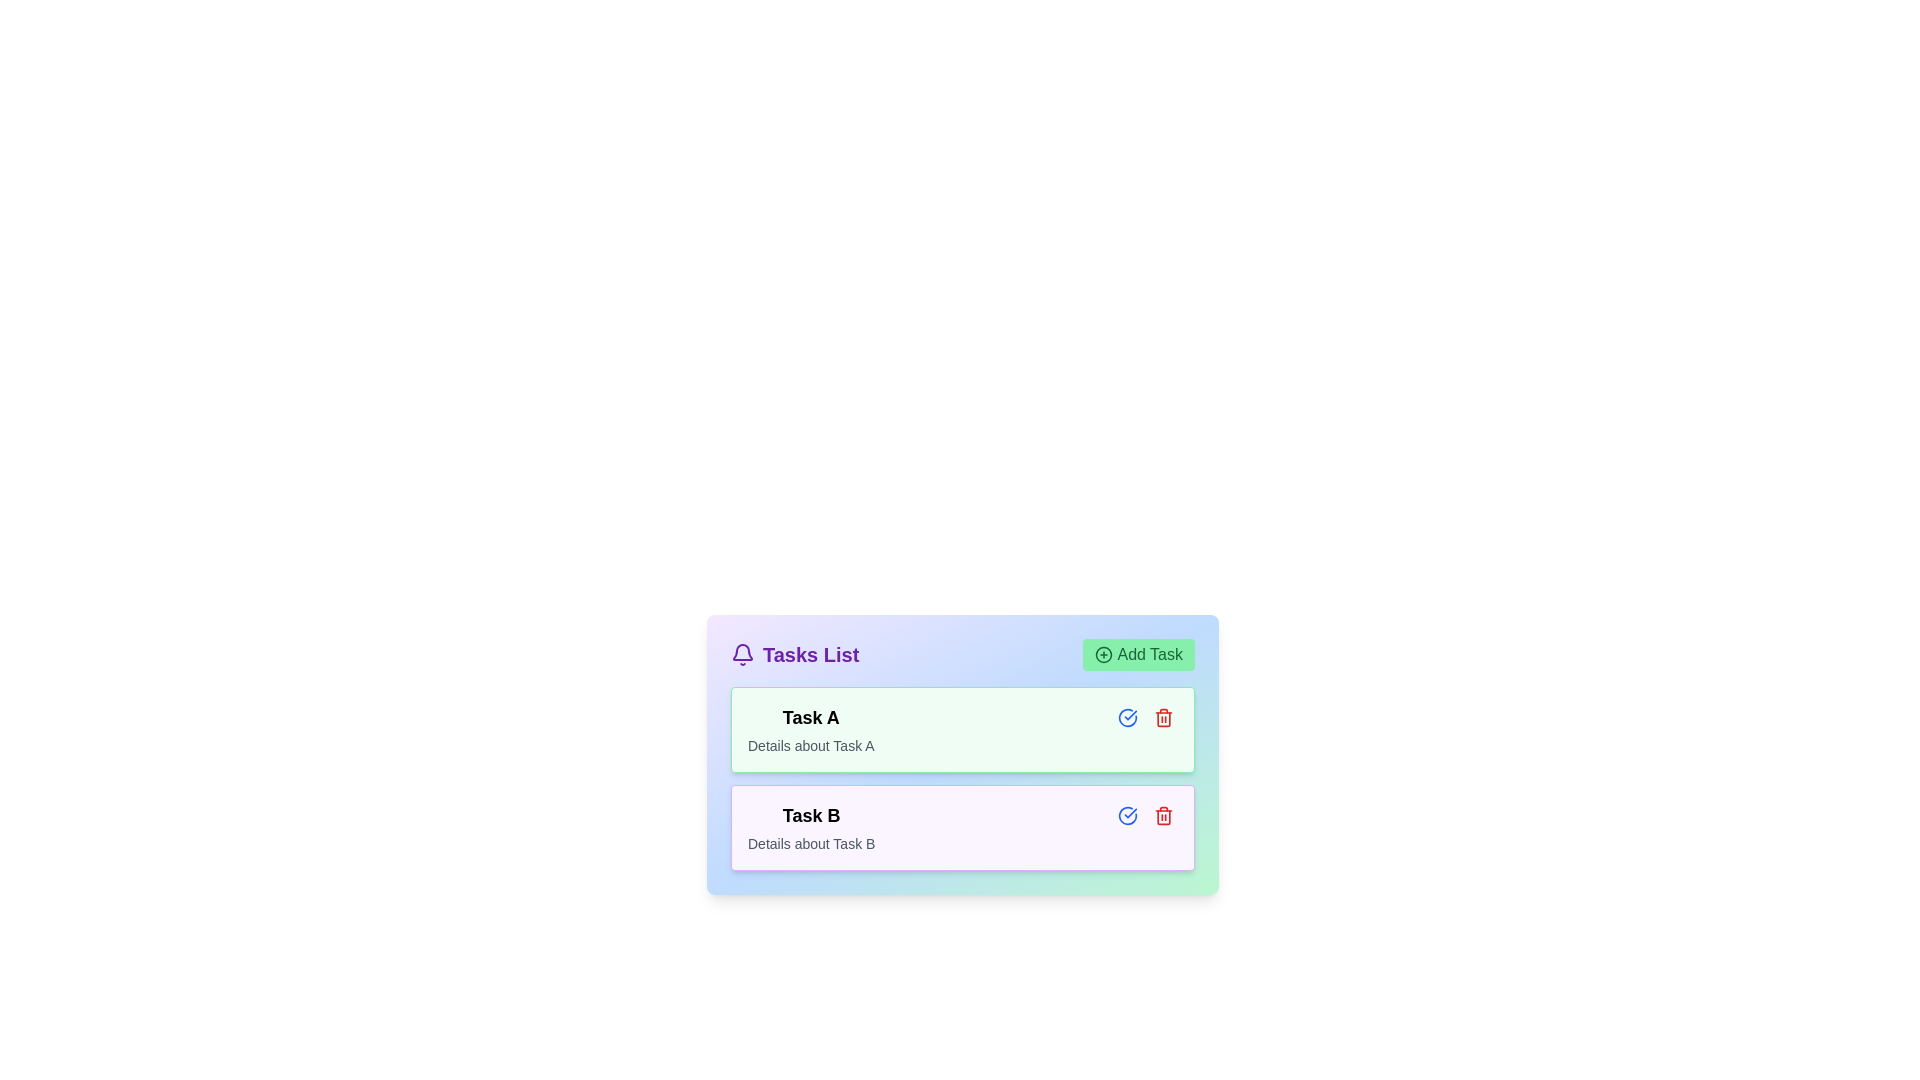 Image resolution: width=1920 pixels, height=1080 pixels. Describe the element at coordinates (1128, 716) in the screenshot. I see `the blue circular icon with a checkmark inside, located on the right side of the second task row labeled 'Task B', to mark the task as completed` at that location.